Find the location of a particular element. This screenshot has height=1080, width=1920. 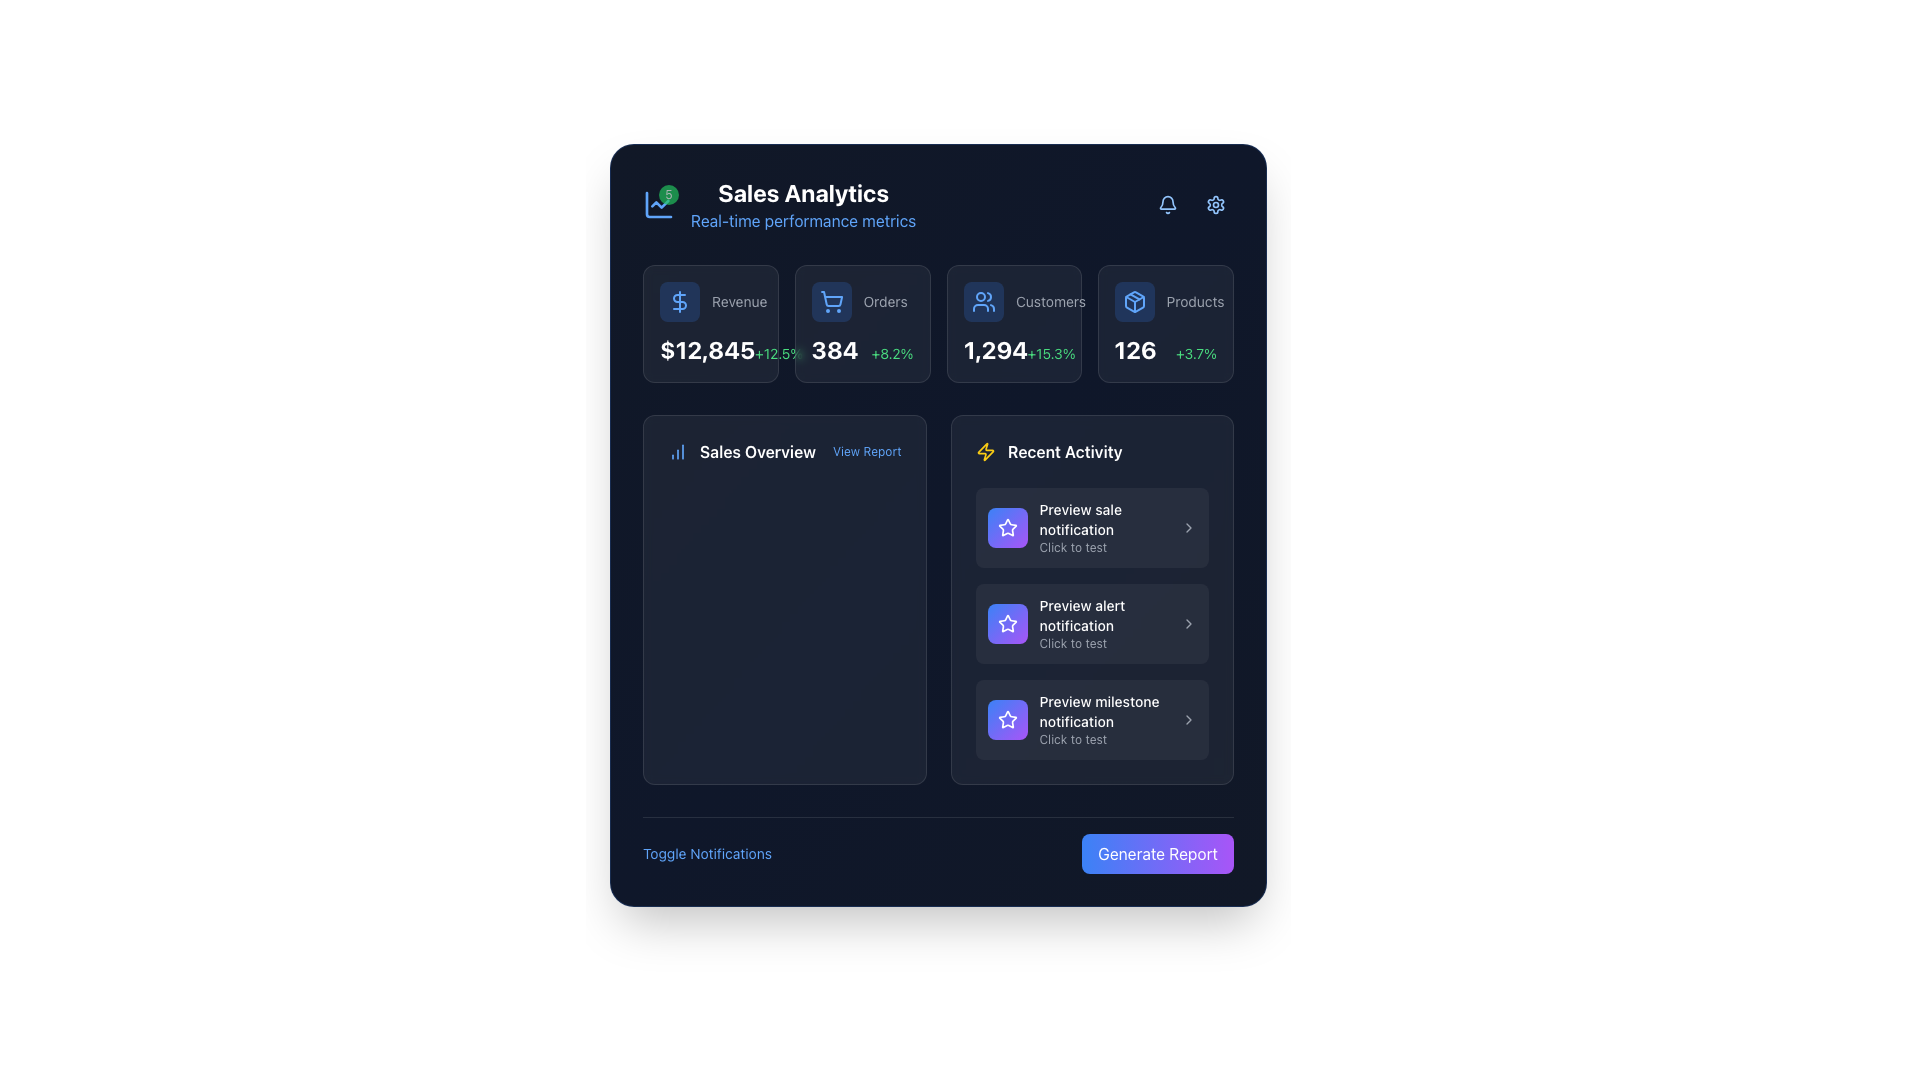

prominent header text 'Sales Analytics' which is styled in bold white font, located at the top left corner of the interface, directly below a small green icon is located at coordinates (803, 192).